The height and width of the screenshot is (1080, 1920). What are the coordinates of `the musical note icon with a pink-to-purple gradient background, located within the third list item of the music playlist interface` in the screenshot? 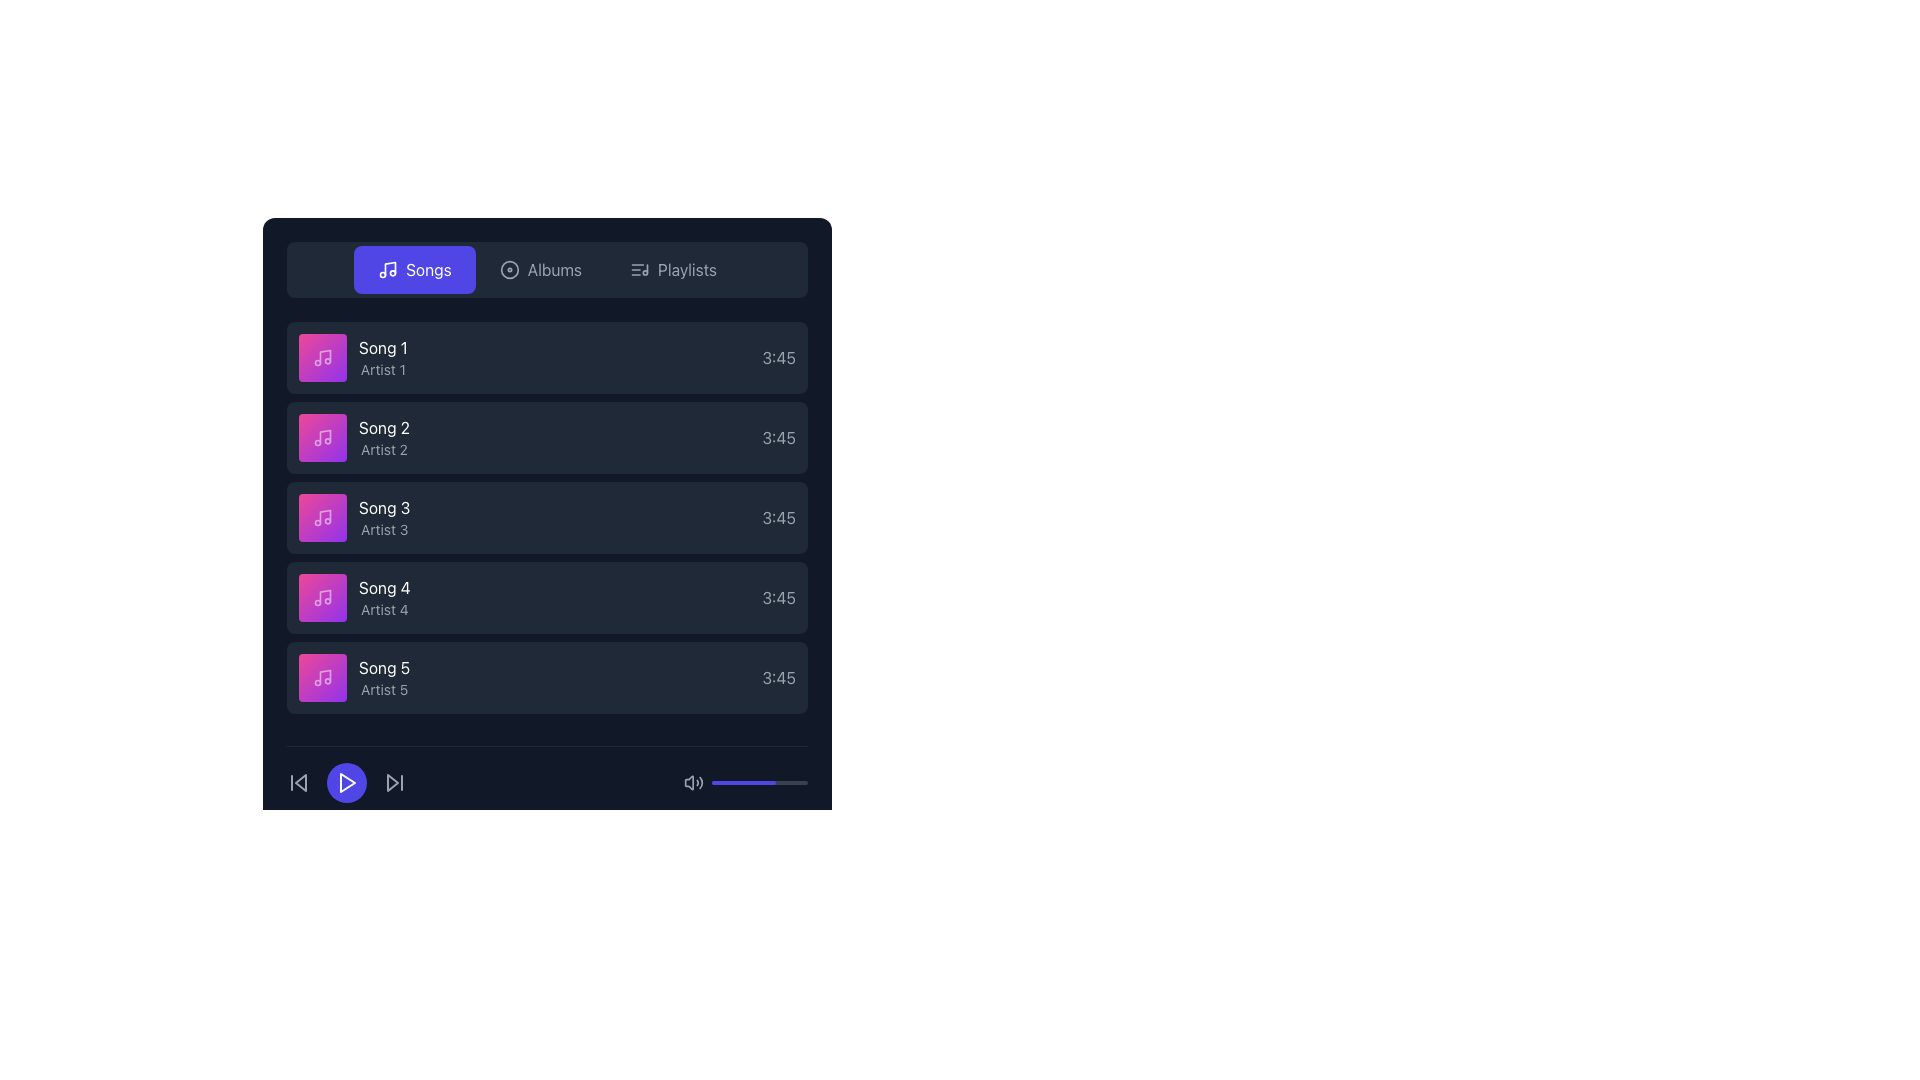 It's located at (322, 516).